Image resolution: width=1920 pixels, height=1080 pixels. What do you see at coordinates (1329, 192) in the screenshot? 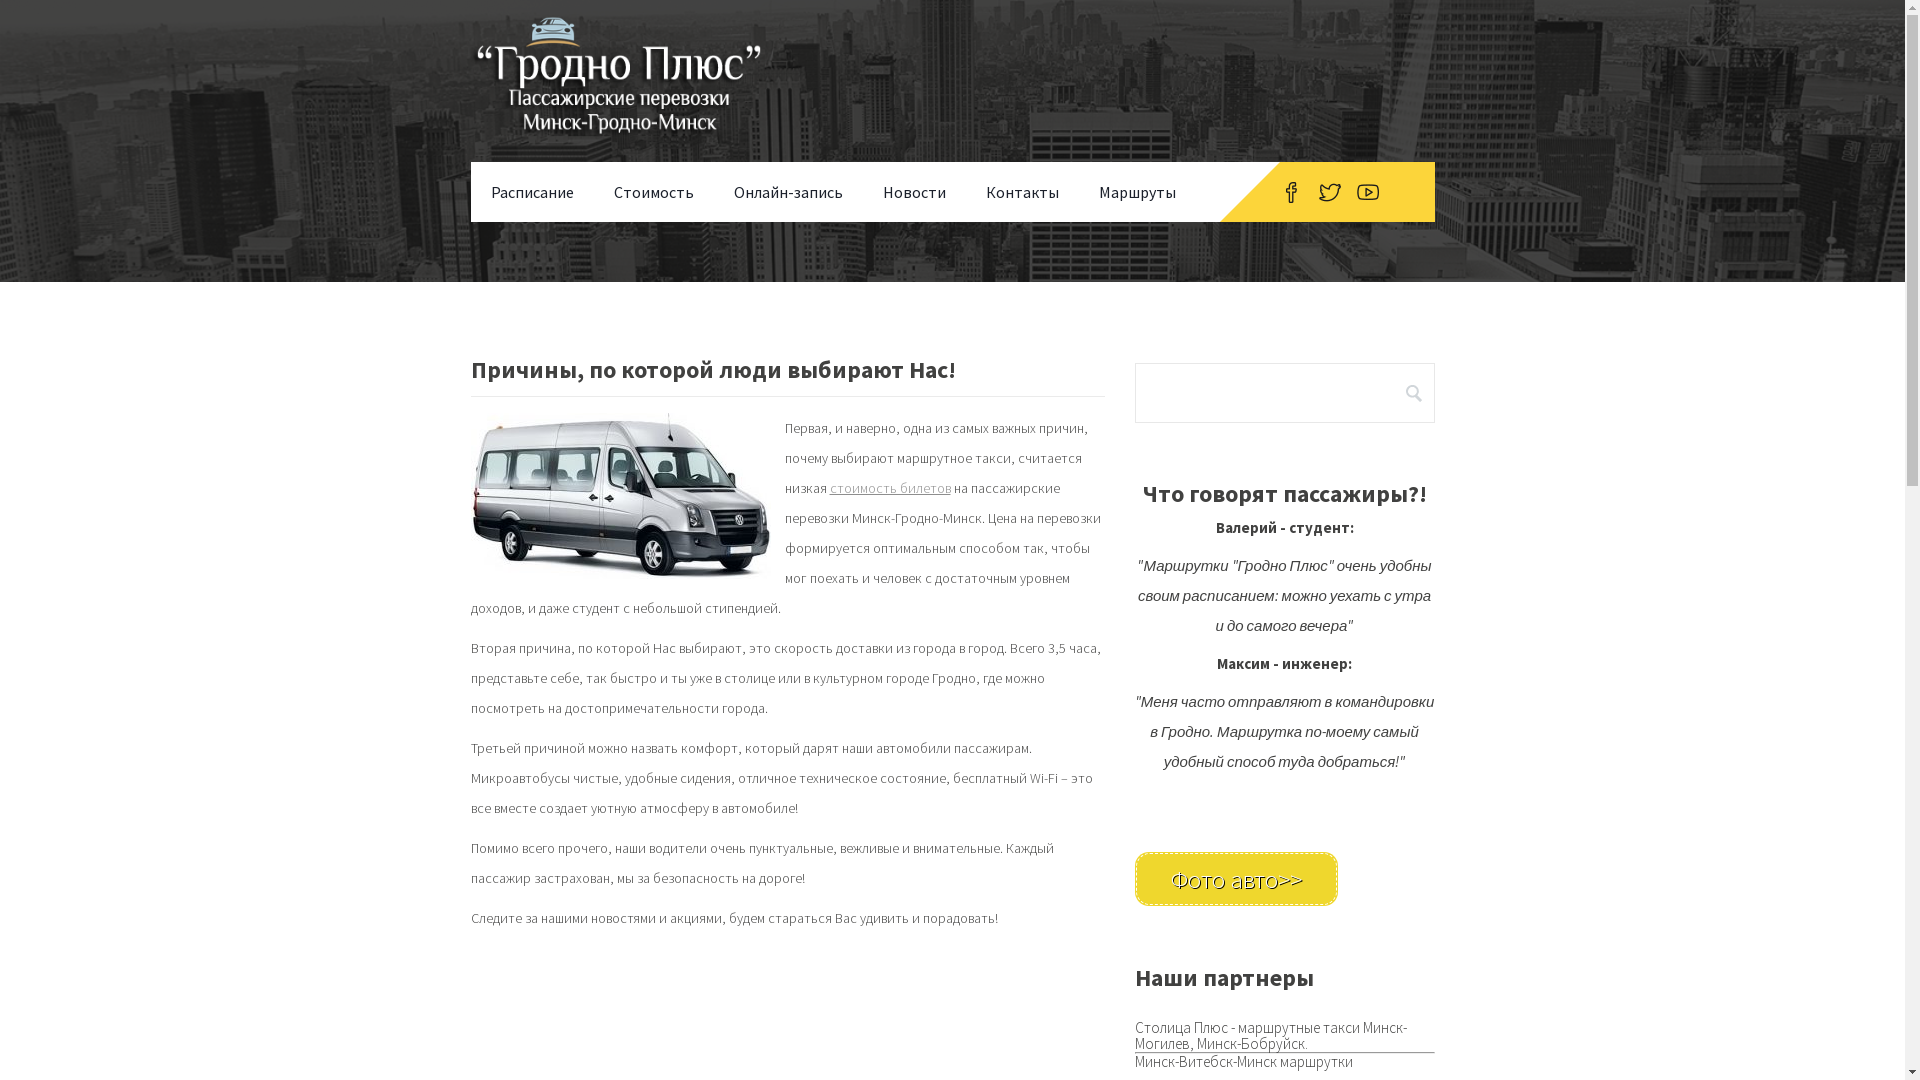
I see `'Twitter'` at bounding box center [1329, 192].